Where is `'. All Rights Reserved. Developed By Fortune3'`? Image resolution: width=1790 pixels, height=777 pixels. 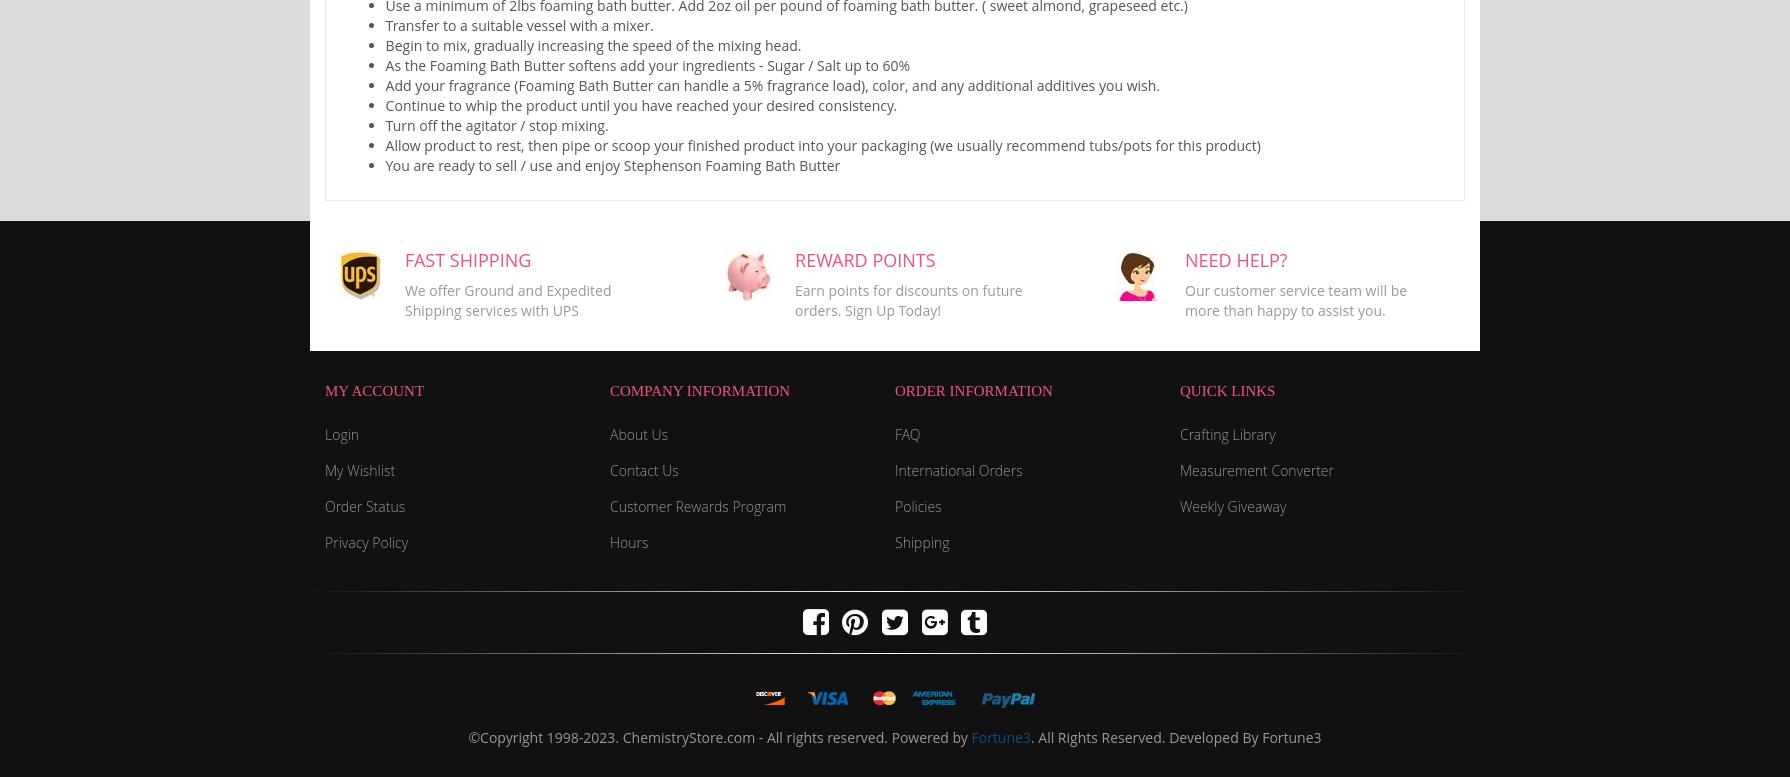
'. All Rights Reserved. Developed By Fortune3' is located at coordinates (1175, 736).